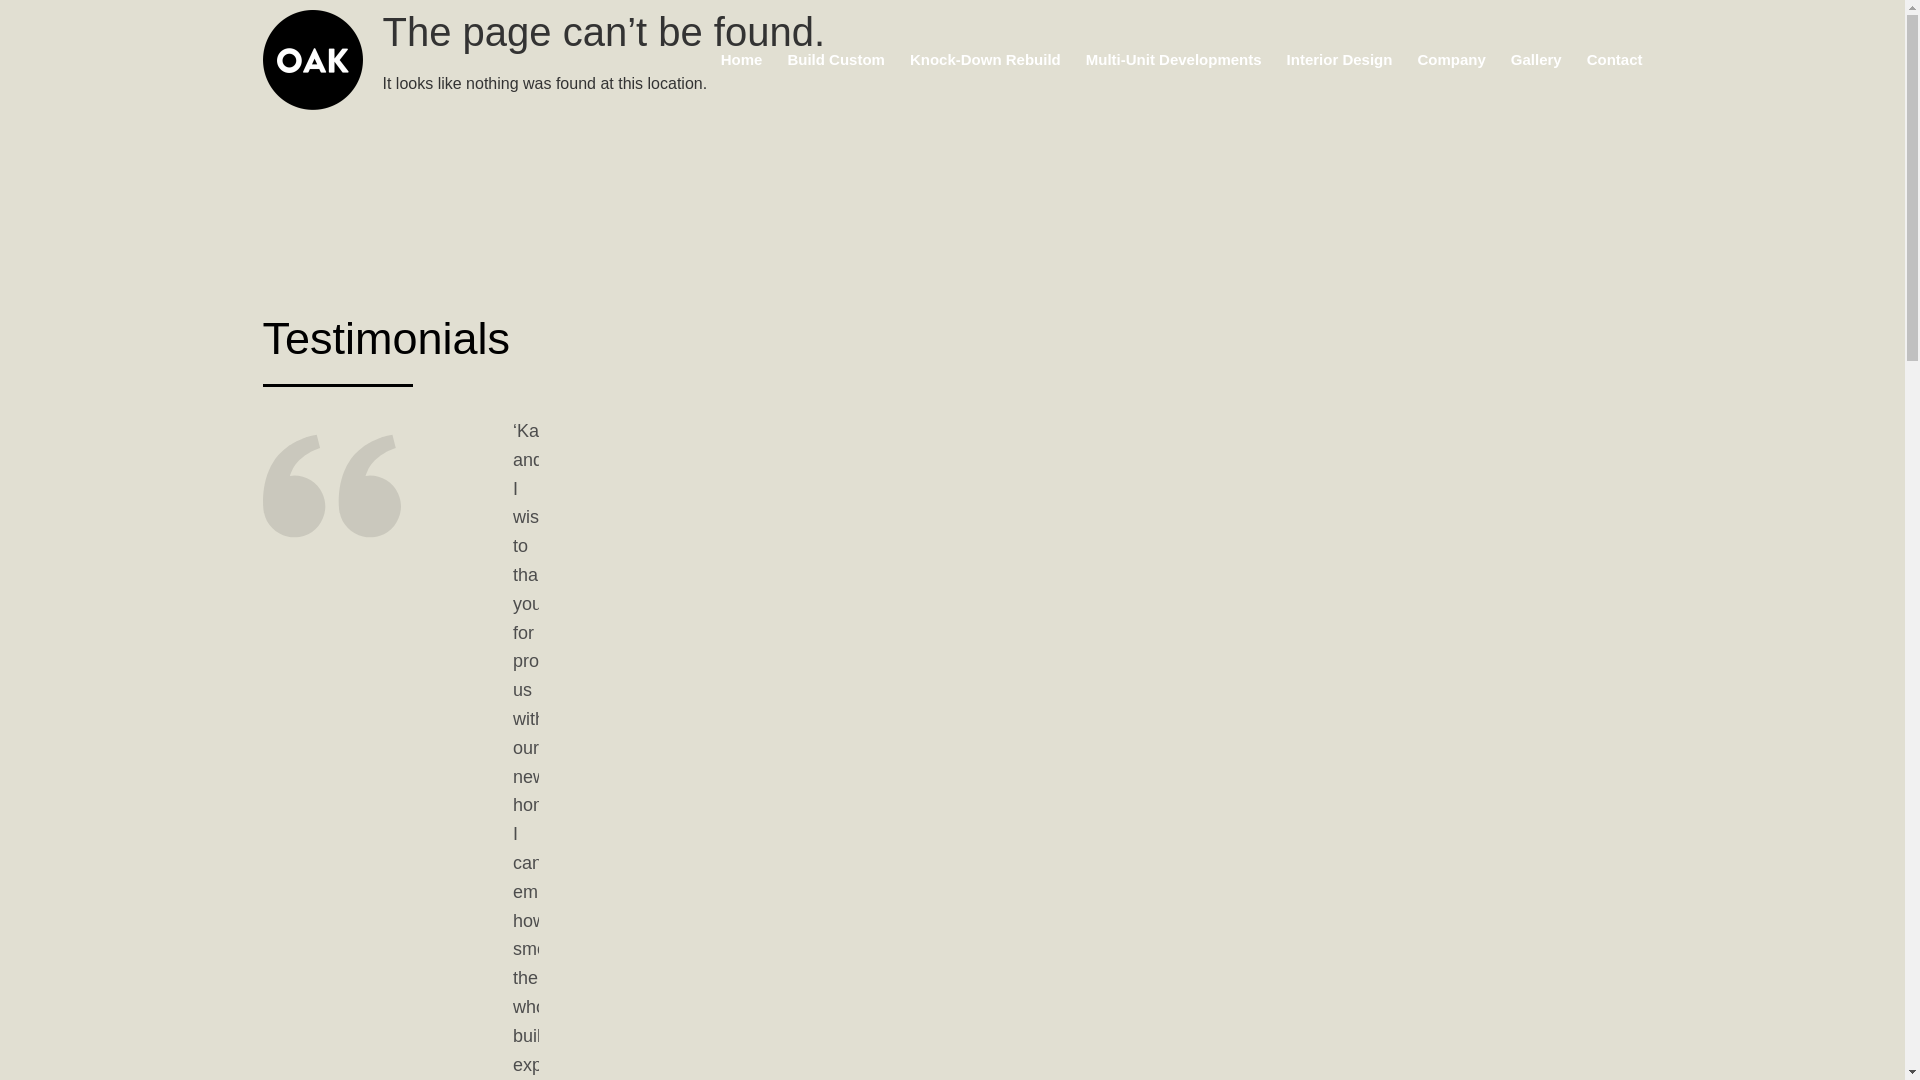 The image size is (1920, 1080). I want to click on 'Company', so click(1450, 59).